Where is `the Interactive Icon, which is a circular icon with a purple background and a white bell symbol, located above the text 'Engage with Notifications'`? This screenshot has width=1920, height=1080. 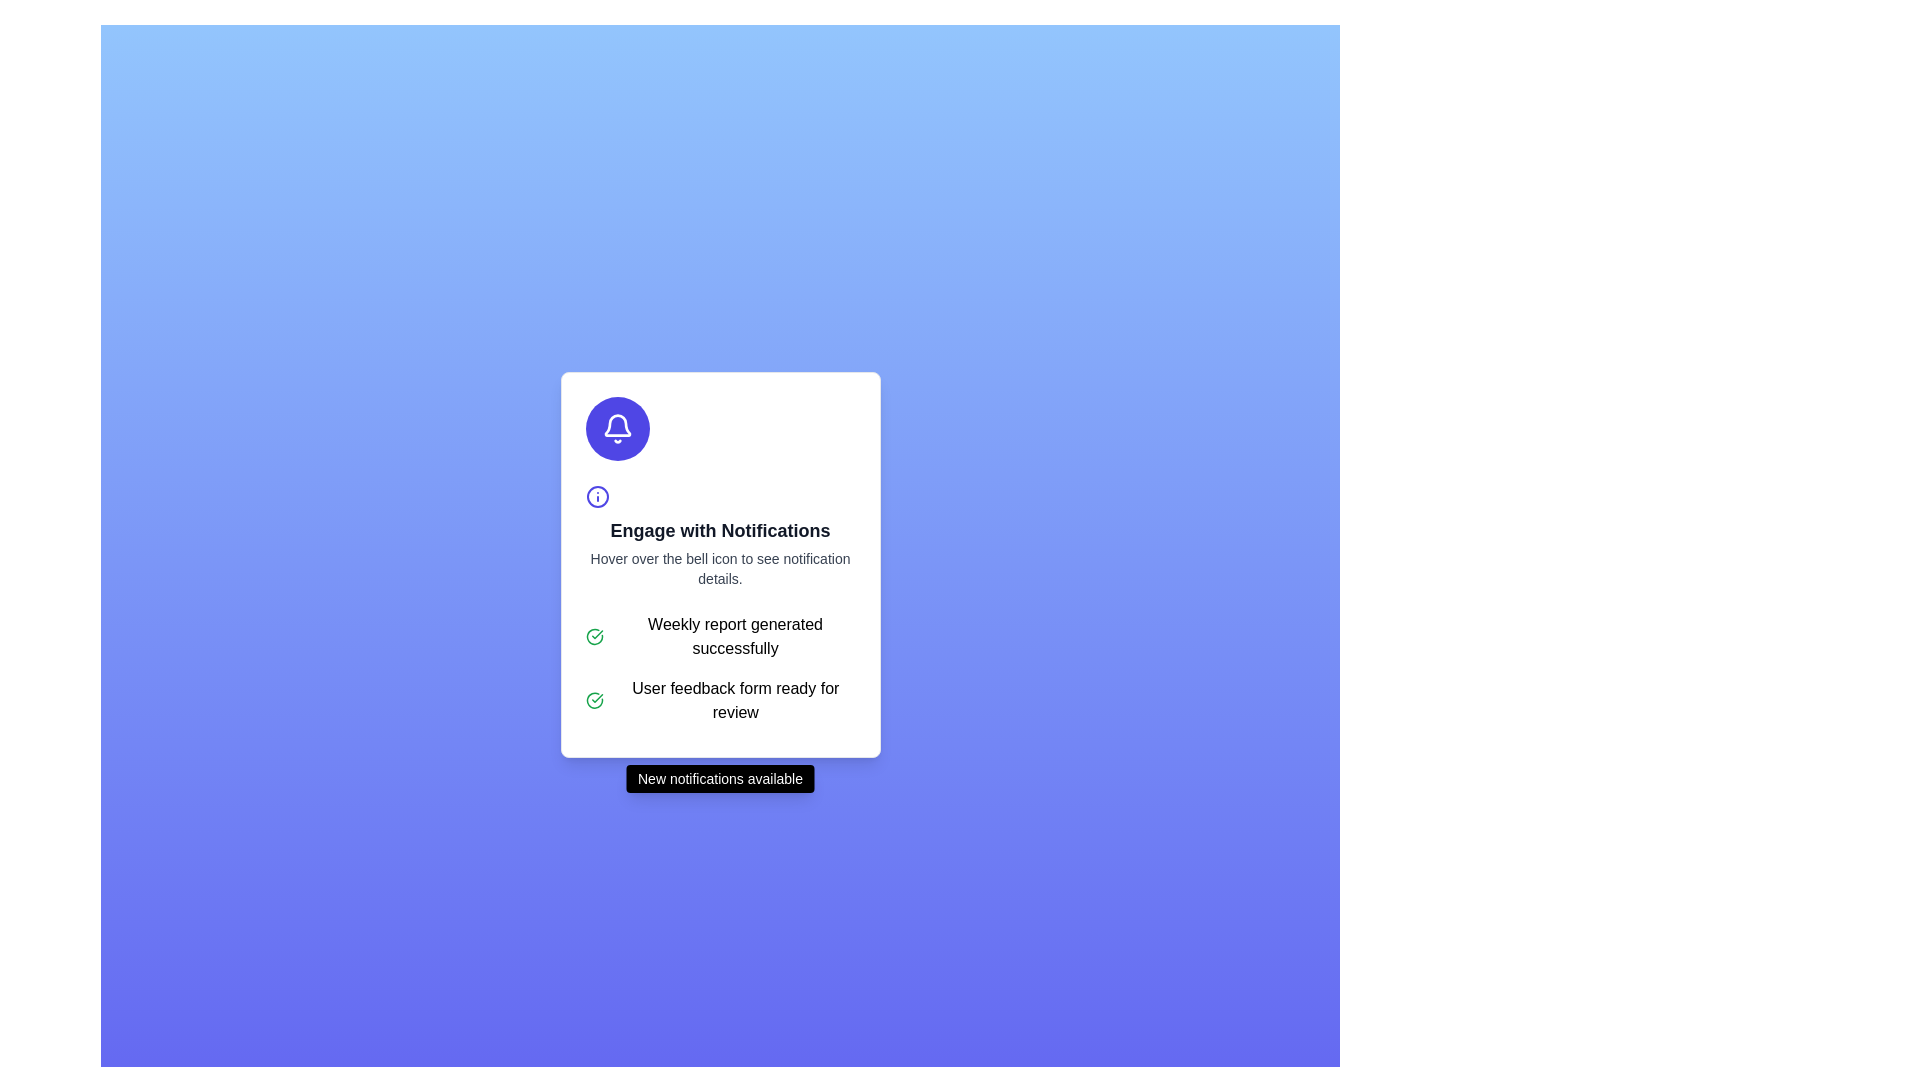 the Interactive Icon, which is a circular icon with a purple background and a white bell symbol, located above the text 'Engage with Notifications' is located at coordinates (616, 427).